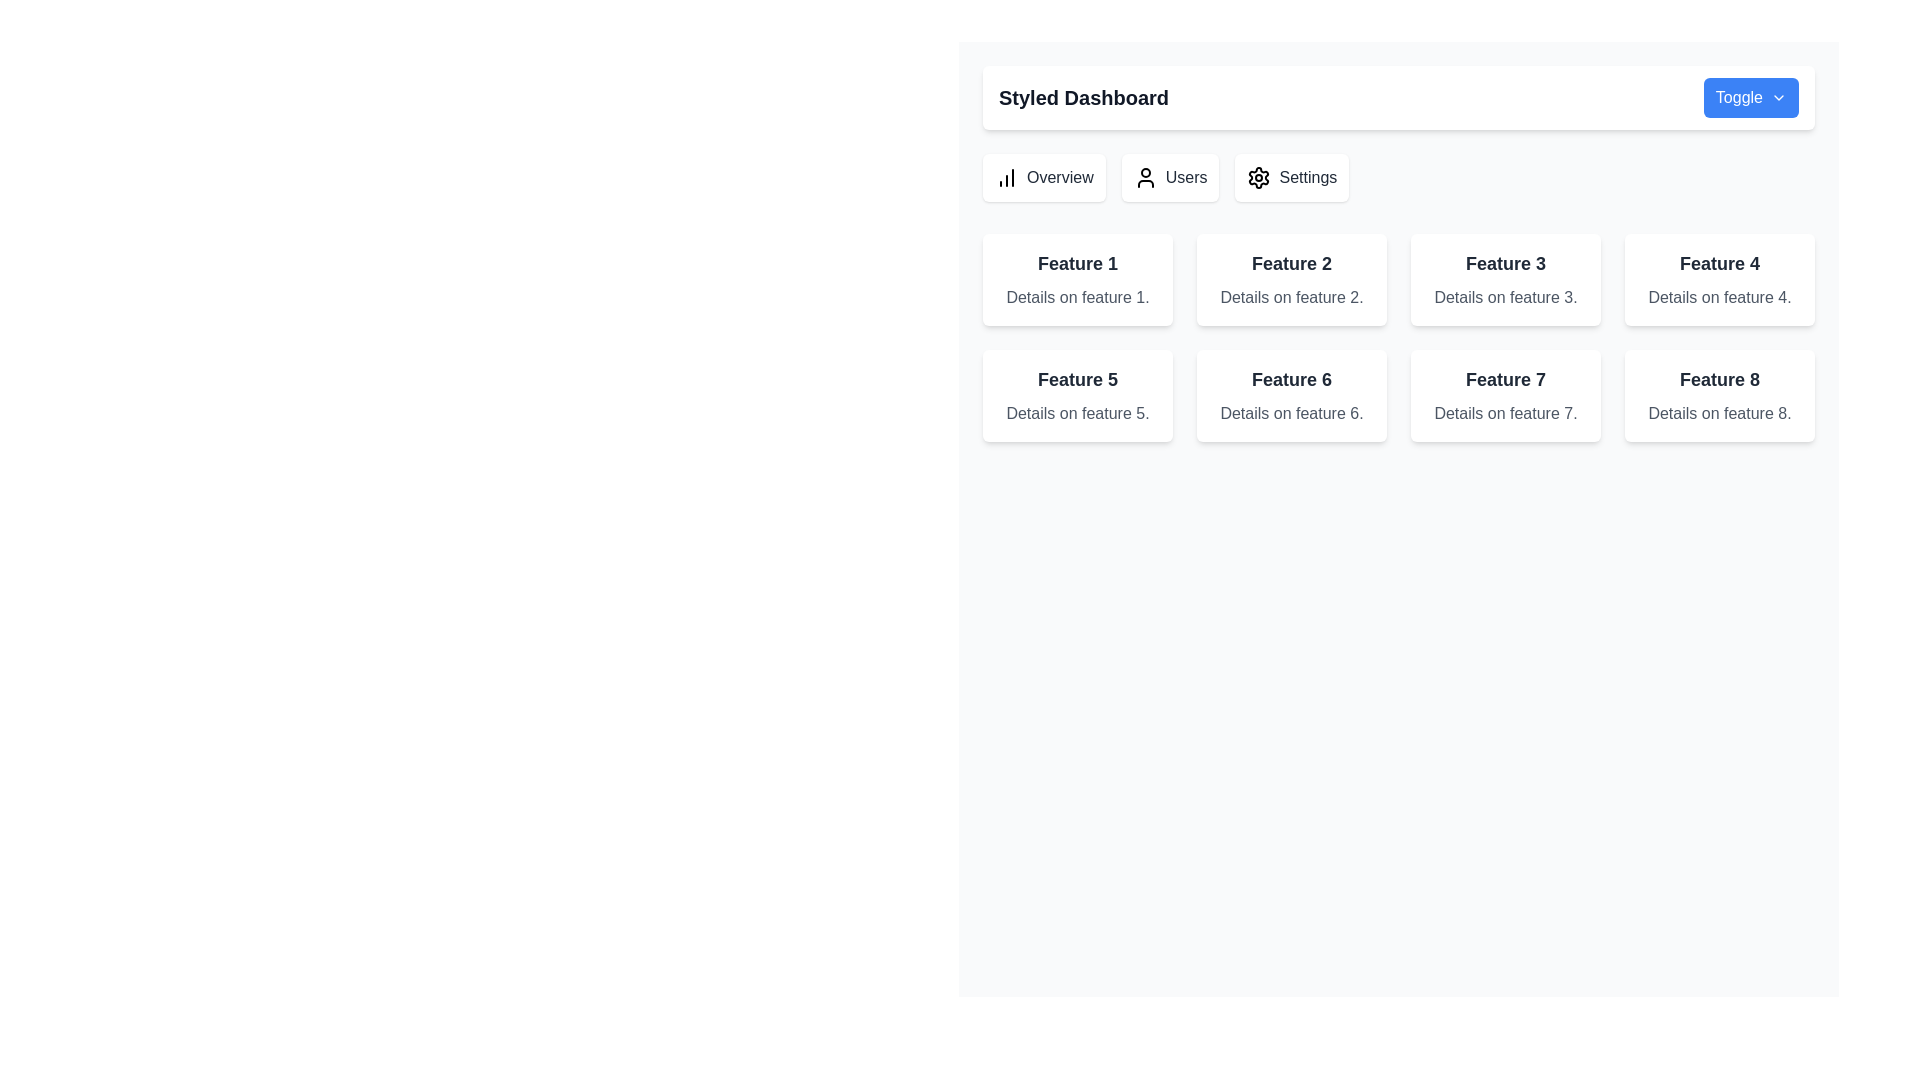 Image resolution: width=1920 pixels, height=1080 pixels. Describe the element at coordinates (1718, 297) in the screenshot. I see `text content from the gray text block that says 'Details on feature 4.' located under the title 'Feature 4' in the card` at that location.